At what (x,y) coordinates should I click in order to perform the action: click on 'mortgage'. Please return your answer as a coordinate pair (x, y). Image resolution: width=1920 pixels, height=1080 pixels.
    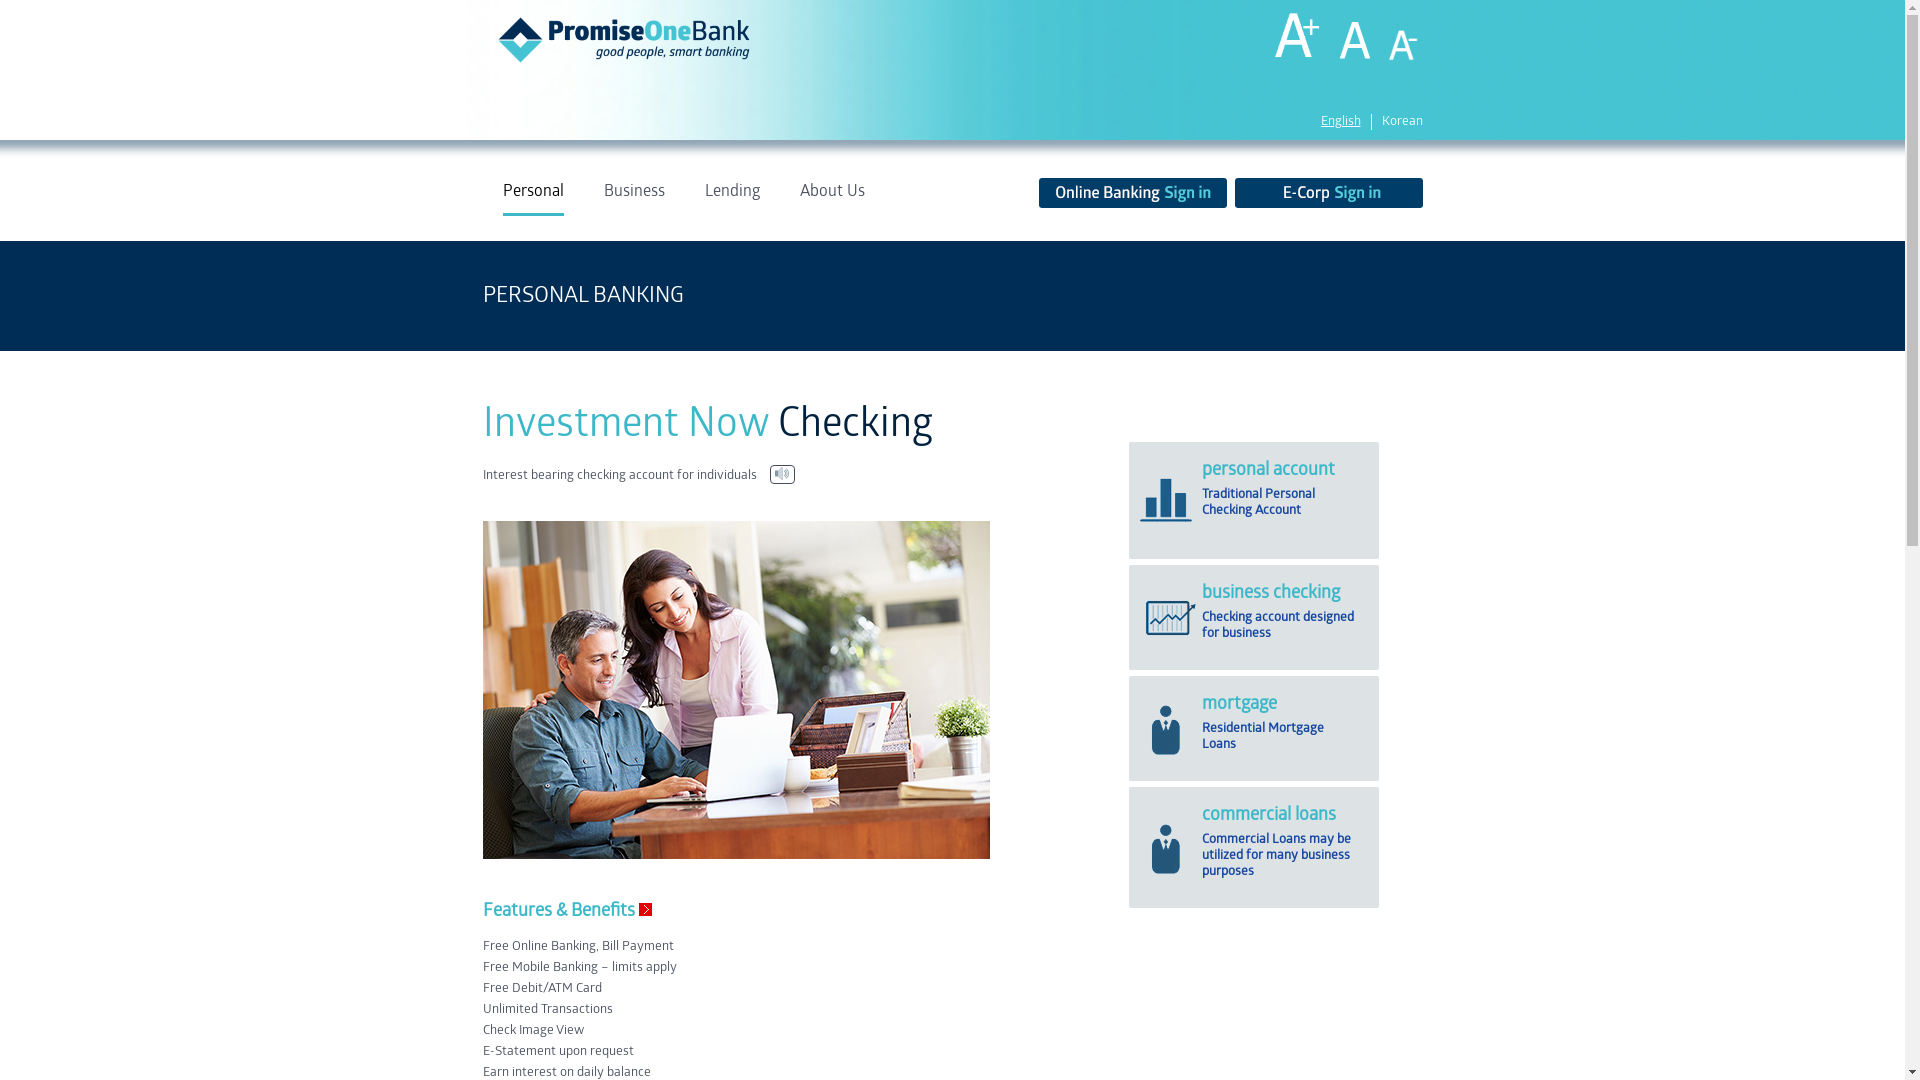
    Looking at the image, I should click on (1238, 703).